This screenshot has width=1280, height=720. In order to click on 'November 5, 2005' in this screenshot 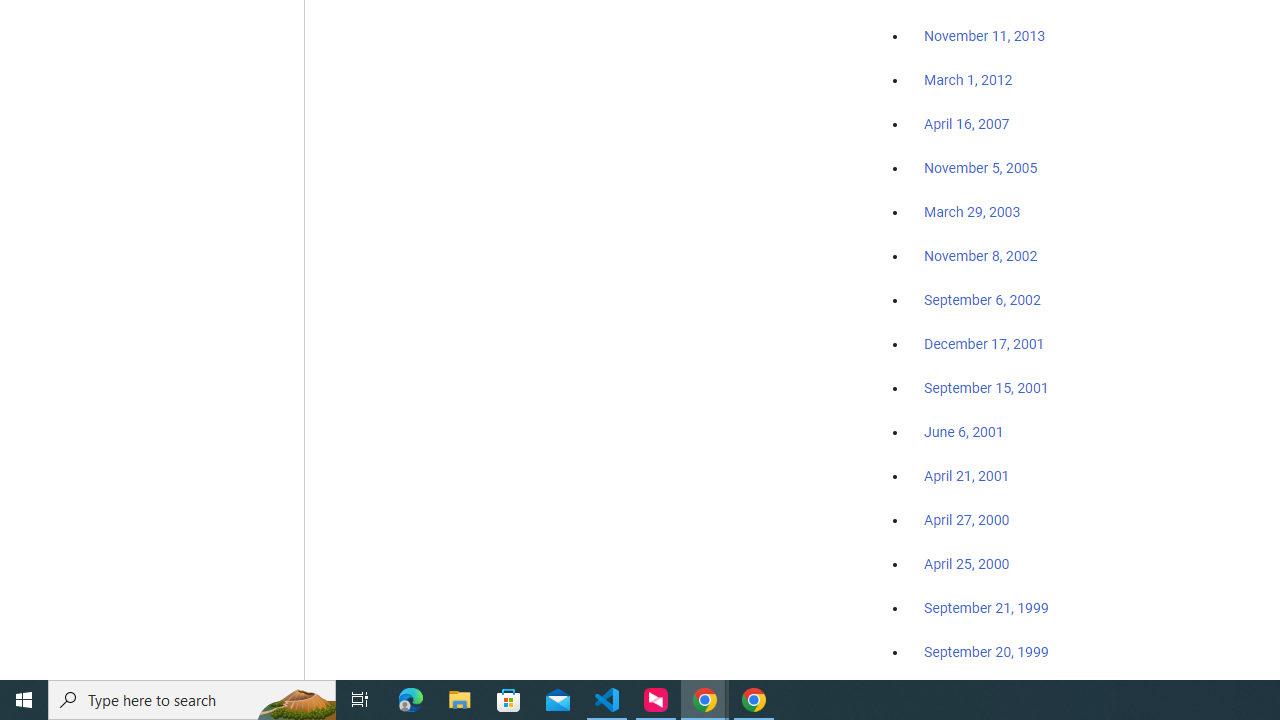, I will do `click(981, 167)`.